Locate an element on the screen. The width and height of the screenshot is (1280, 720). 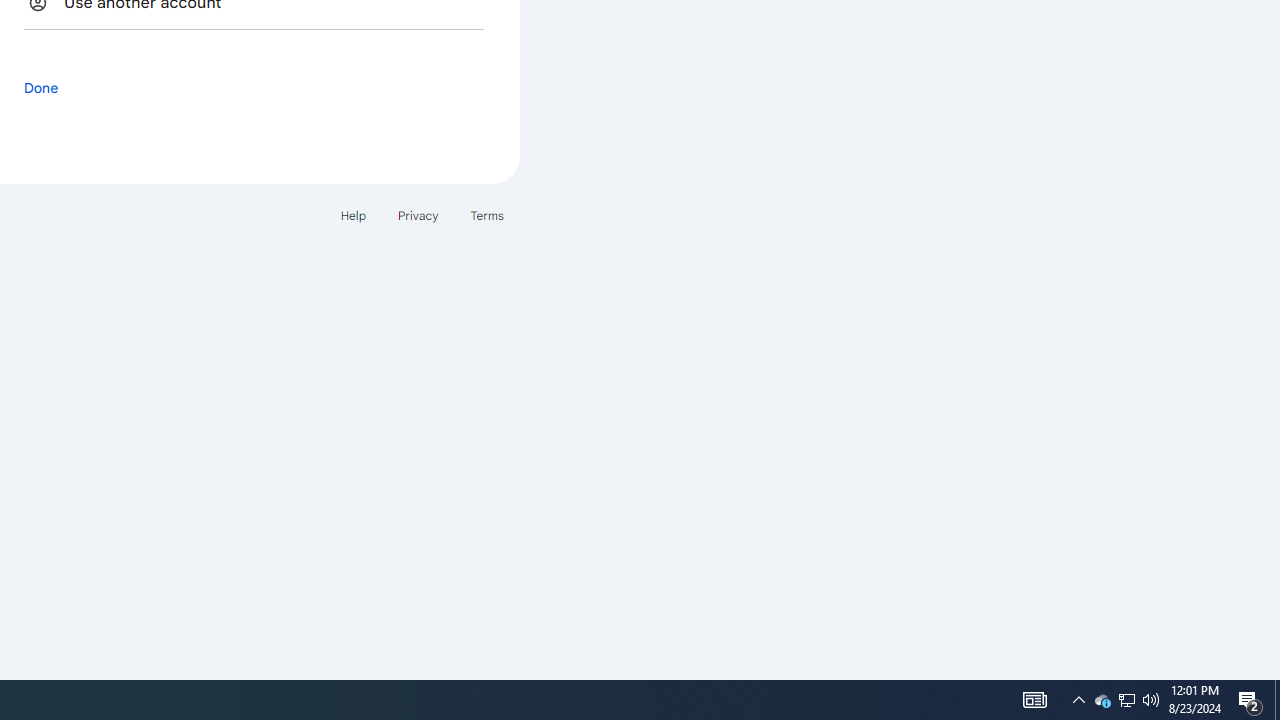
'Done' is located at coordinates (41, 86).